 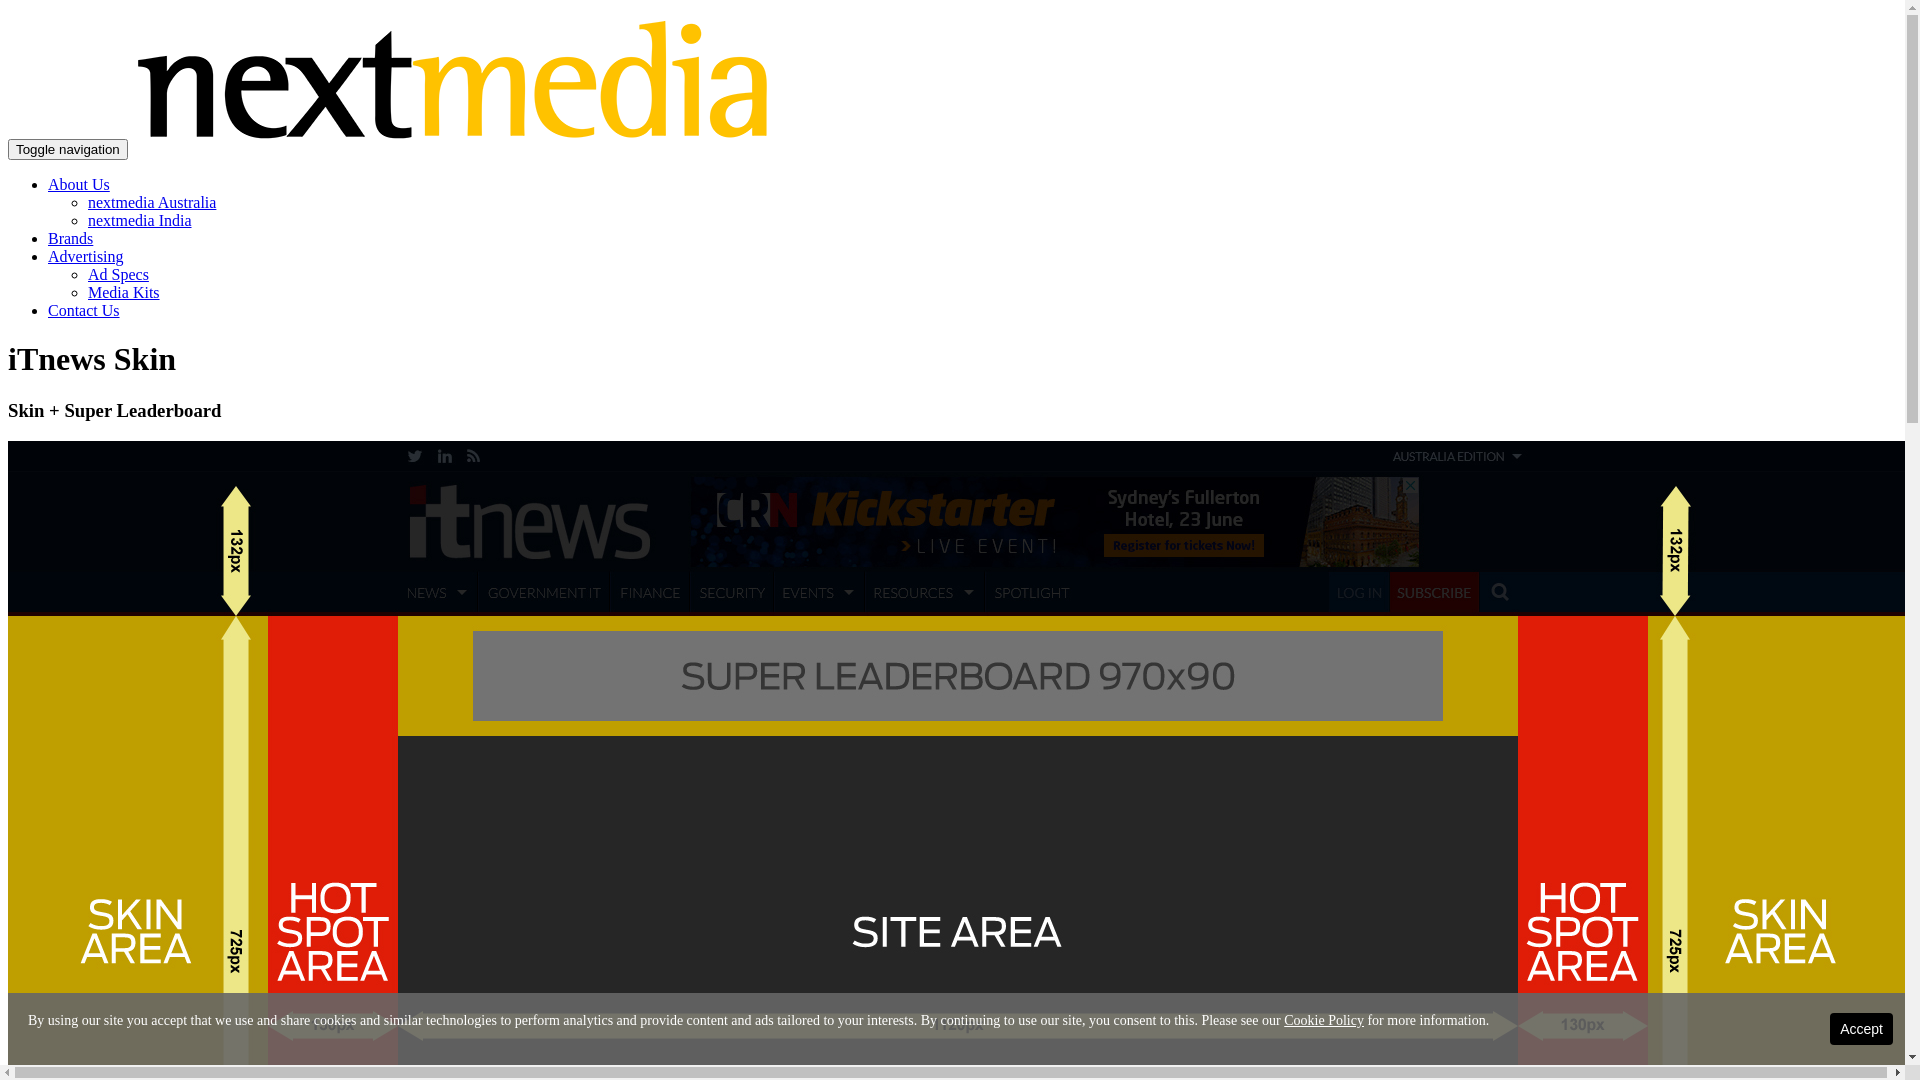 I want to click on 'Cookie Policy', so click(x=1324, y=1020).